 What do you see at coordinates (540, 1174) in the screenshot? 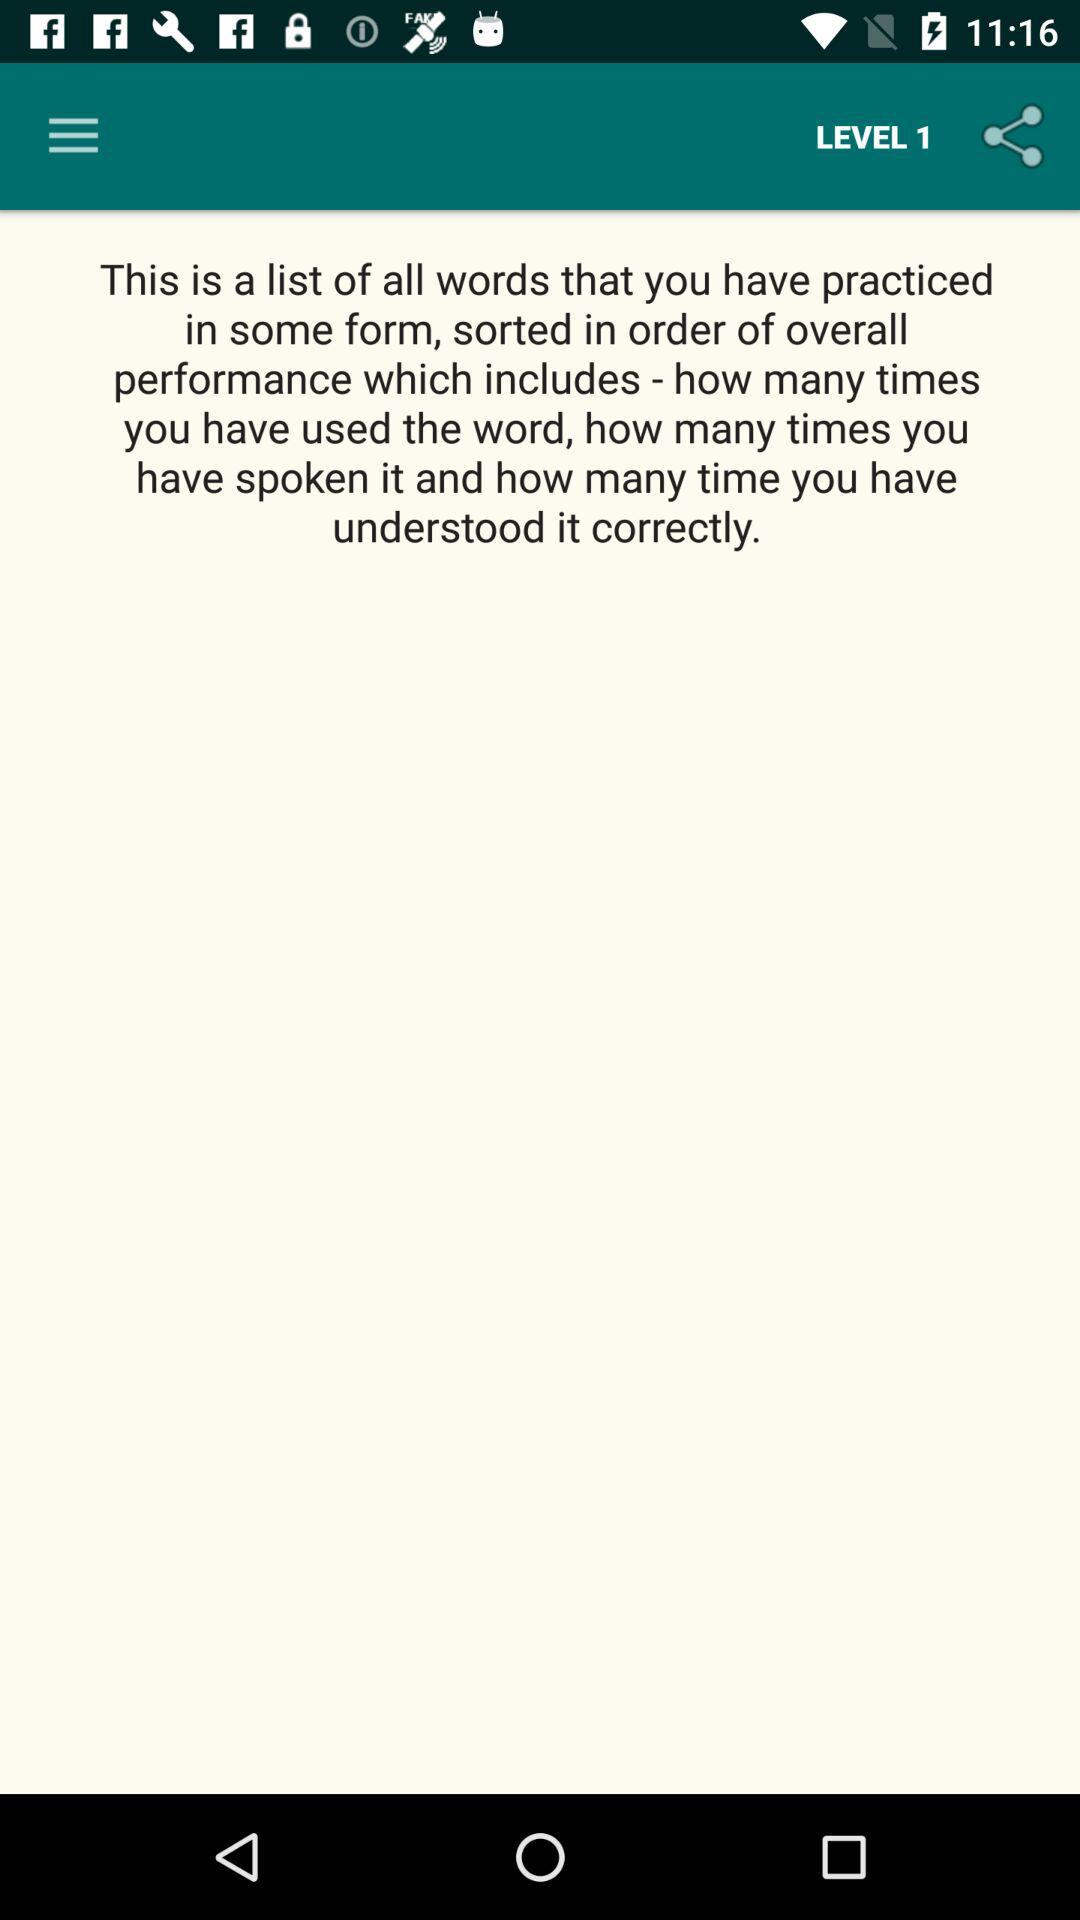
I see `the icon at the center` at bounding box center [540, 1174].